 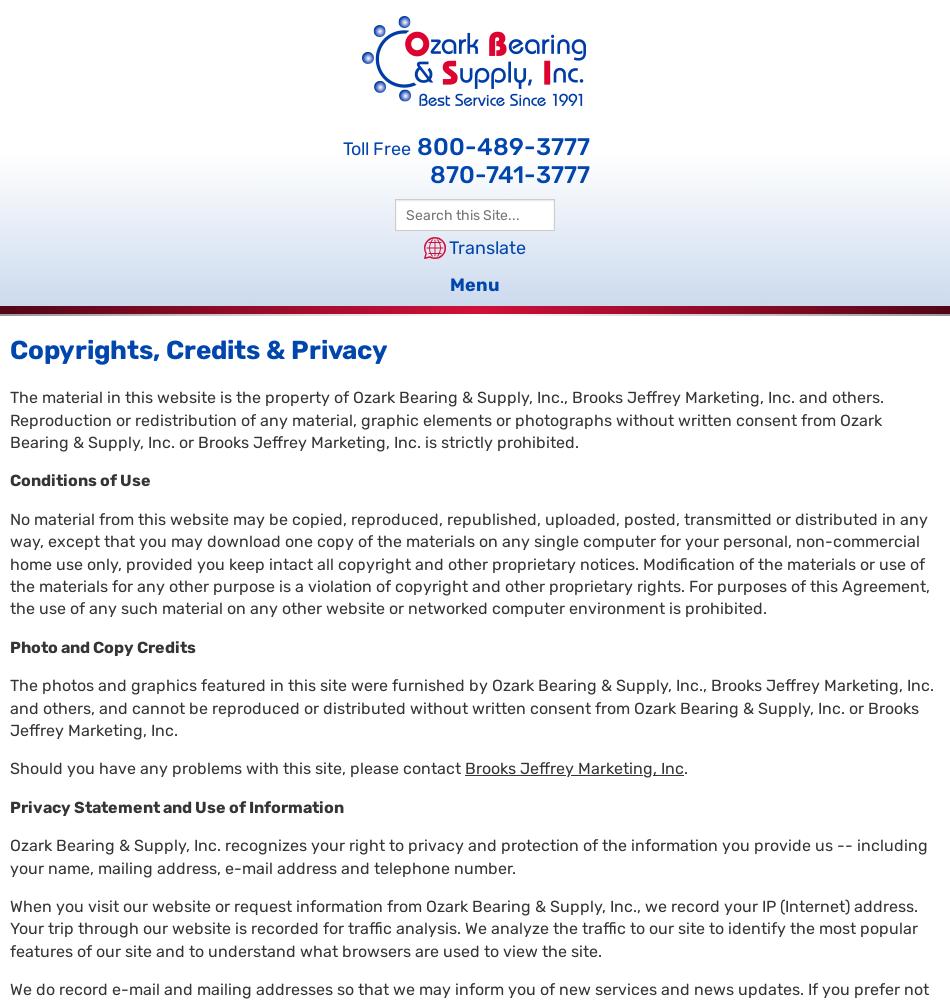 I want to click on 'Brooks Jeffrey Marketing, Inc', so click(x=464, y=768).